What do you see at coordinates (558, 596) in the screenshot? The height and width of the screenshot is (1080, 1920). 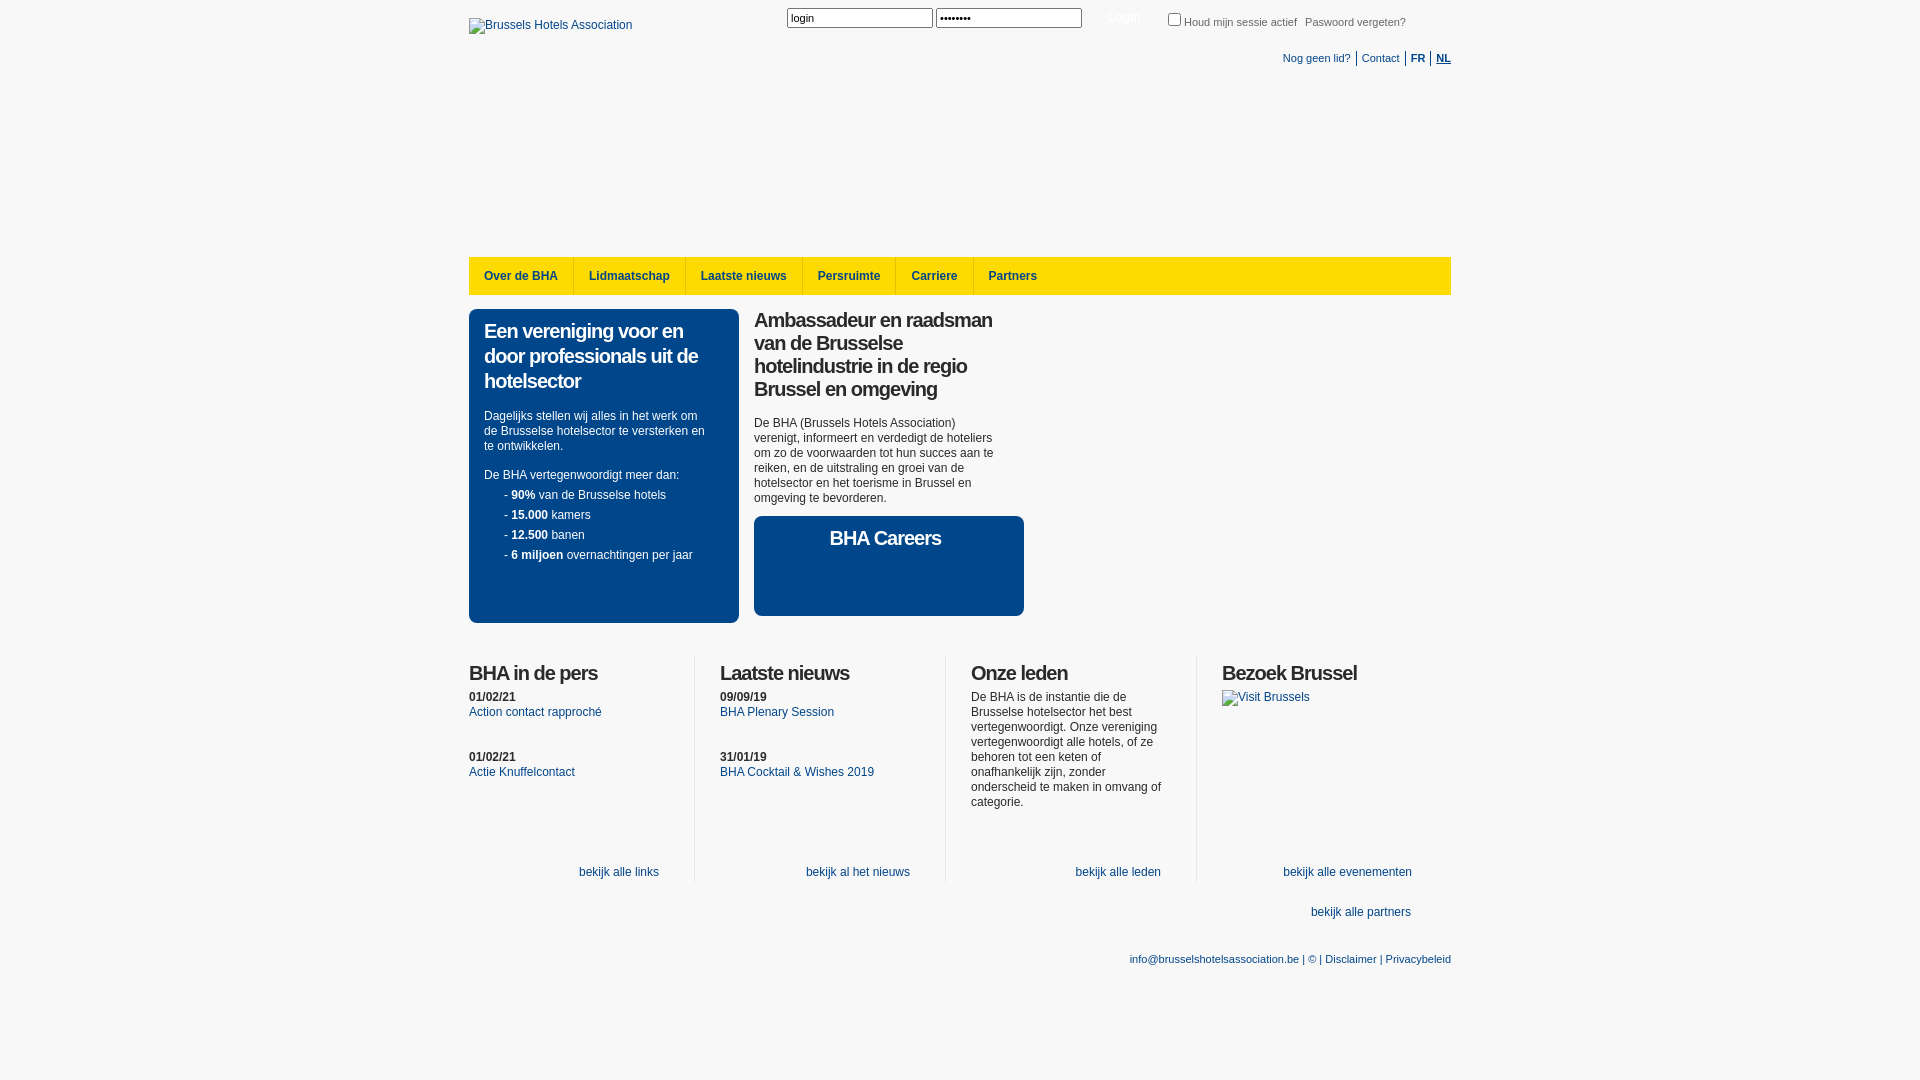 I see `'Lid worden'` at bounding box center [558, 596].